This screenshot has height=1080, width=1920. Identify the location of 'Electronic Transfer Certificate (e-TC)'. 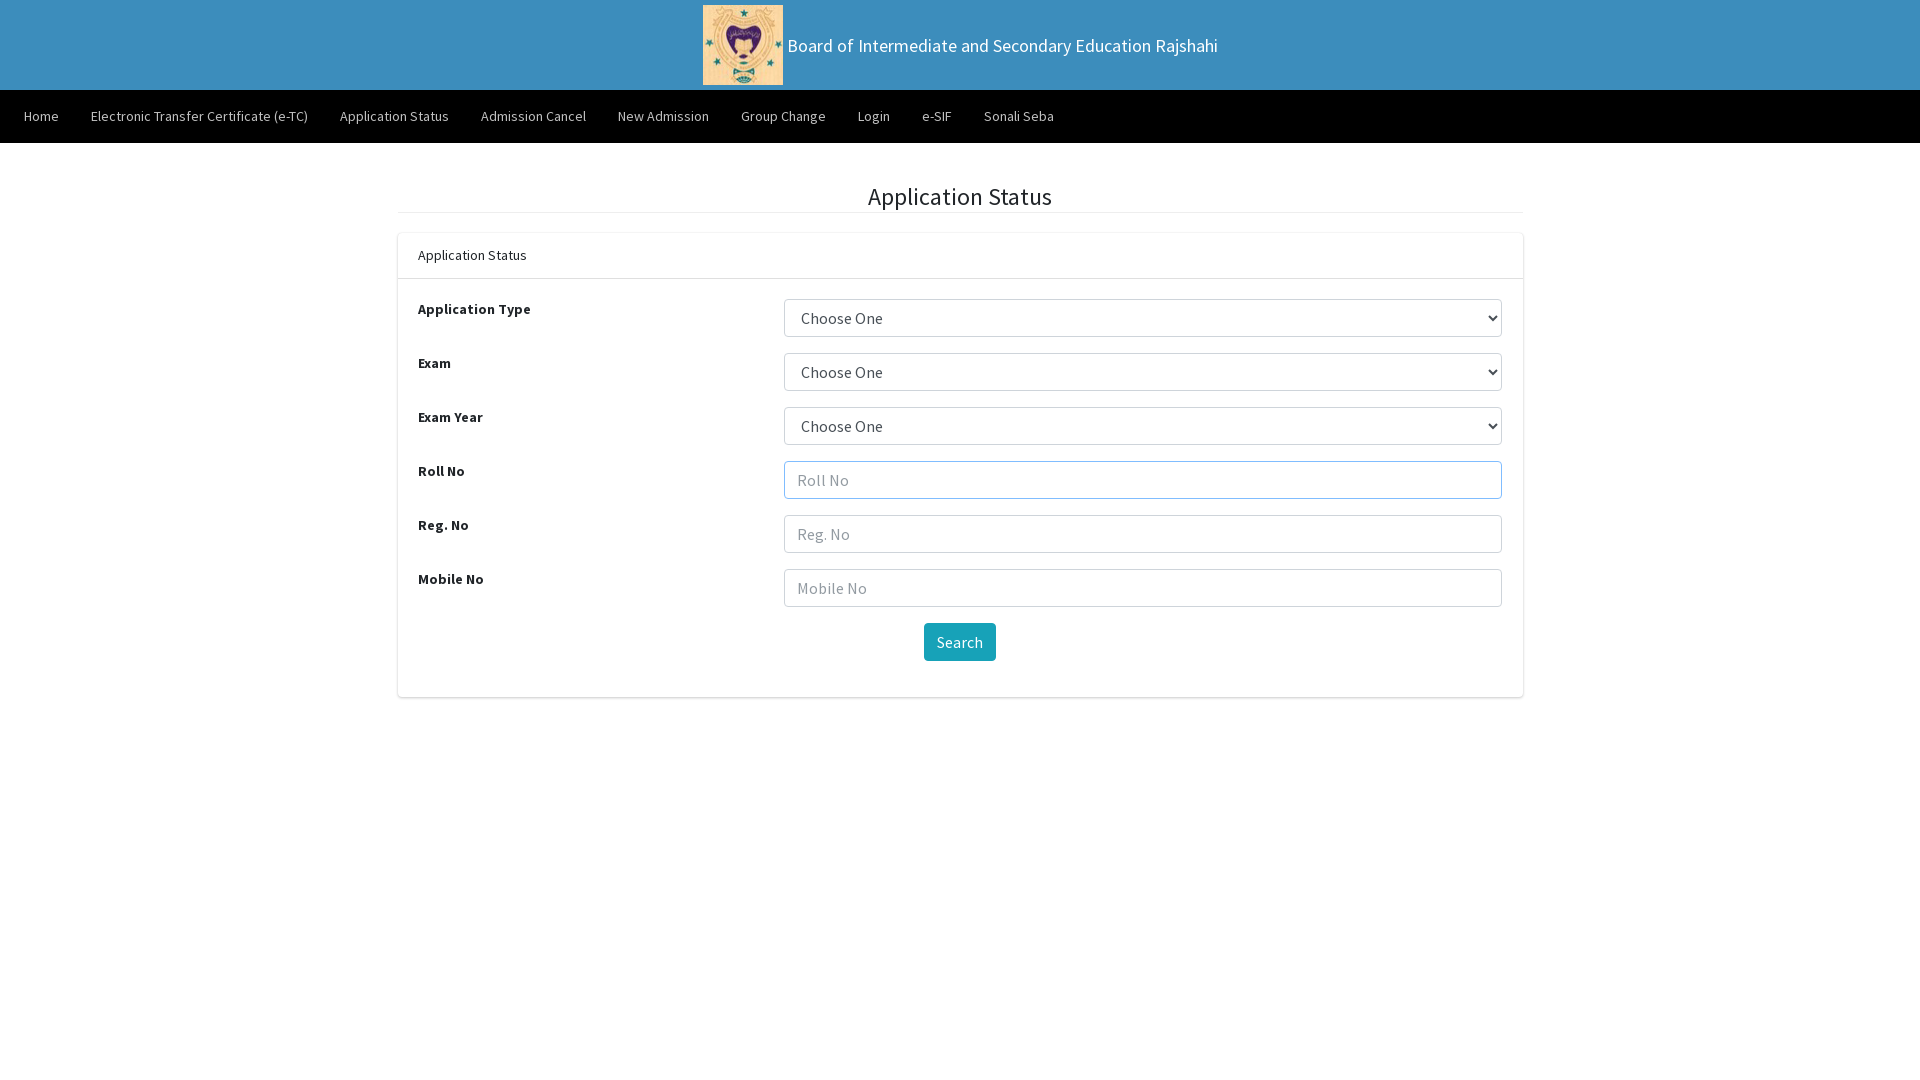
(199, 116).